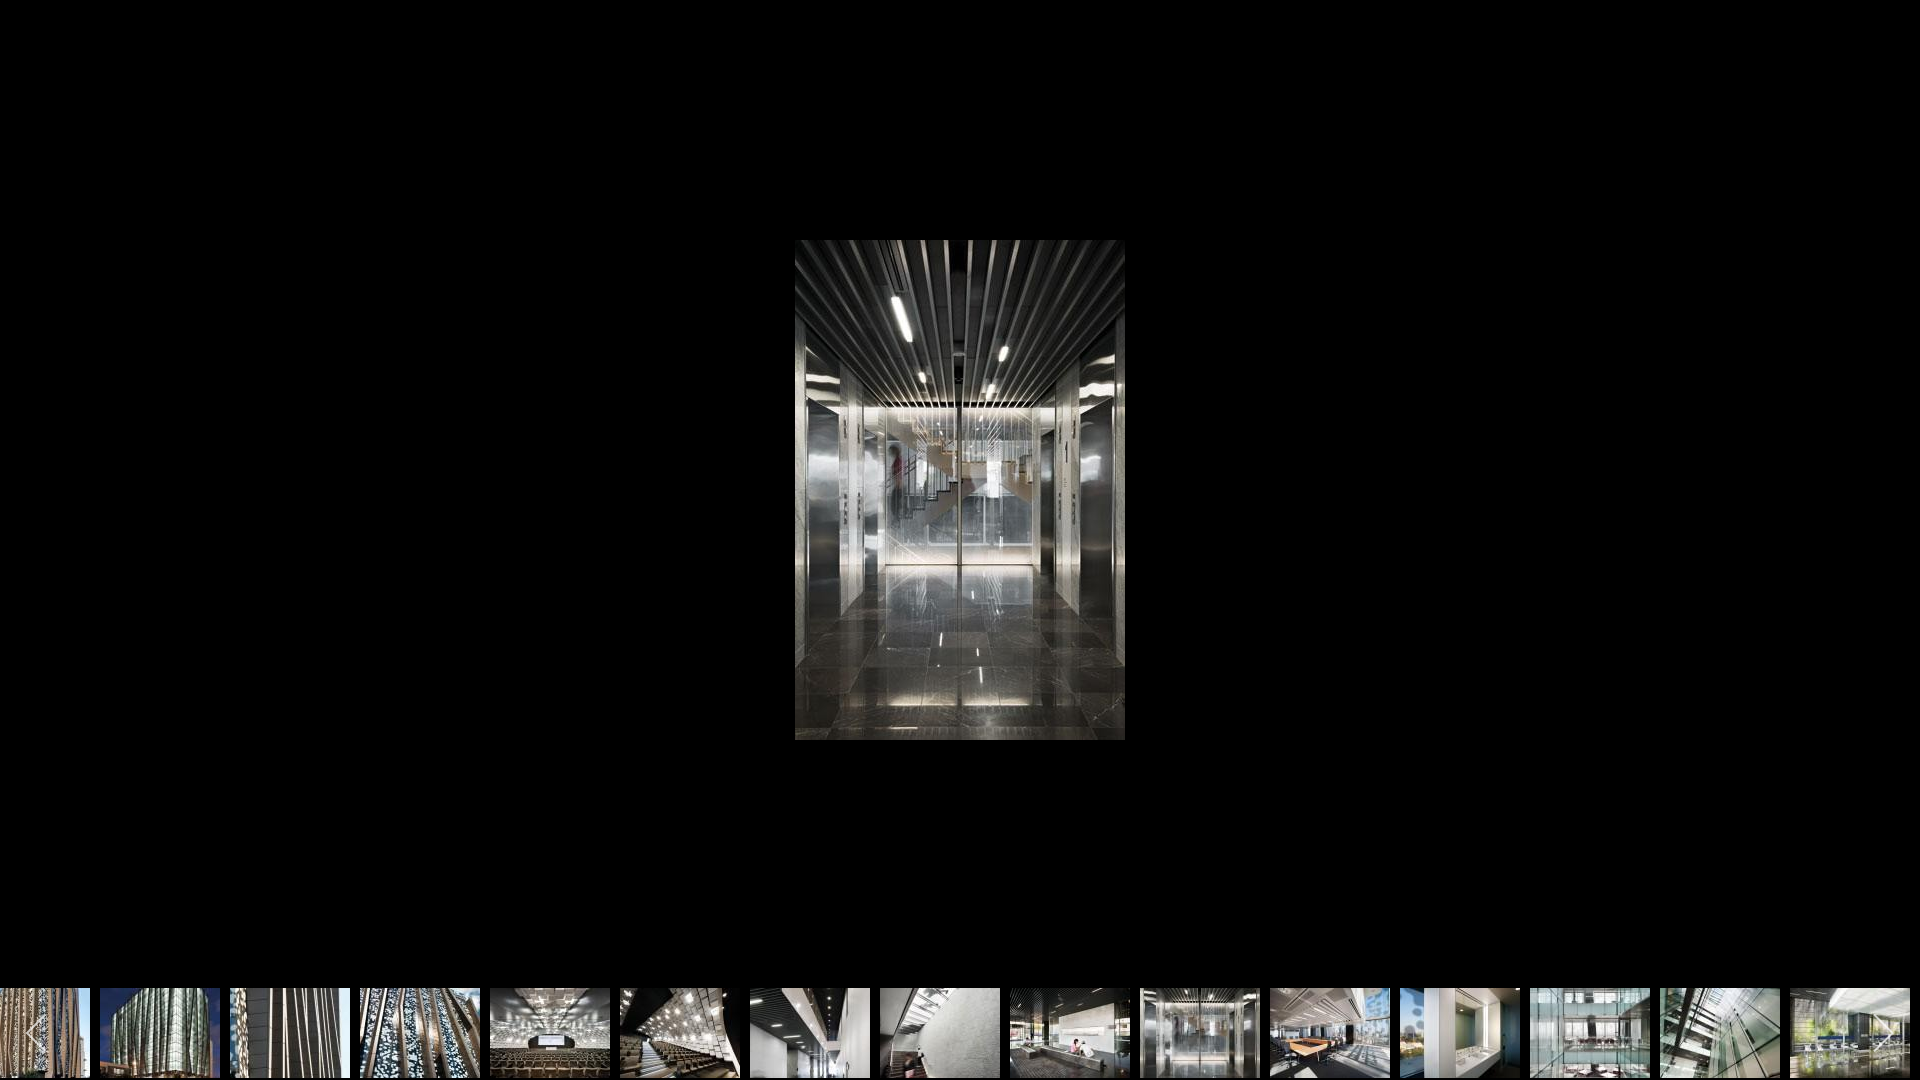  I want to click on '090116 D3X 1312cmyk', so click(939, 1033).